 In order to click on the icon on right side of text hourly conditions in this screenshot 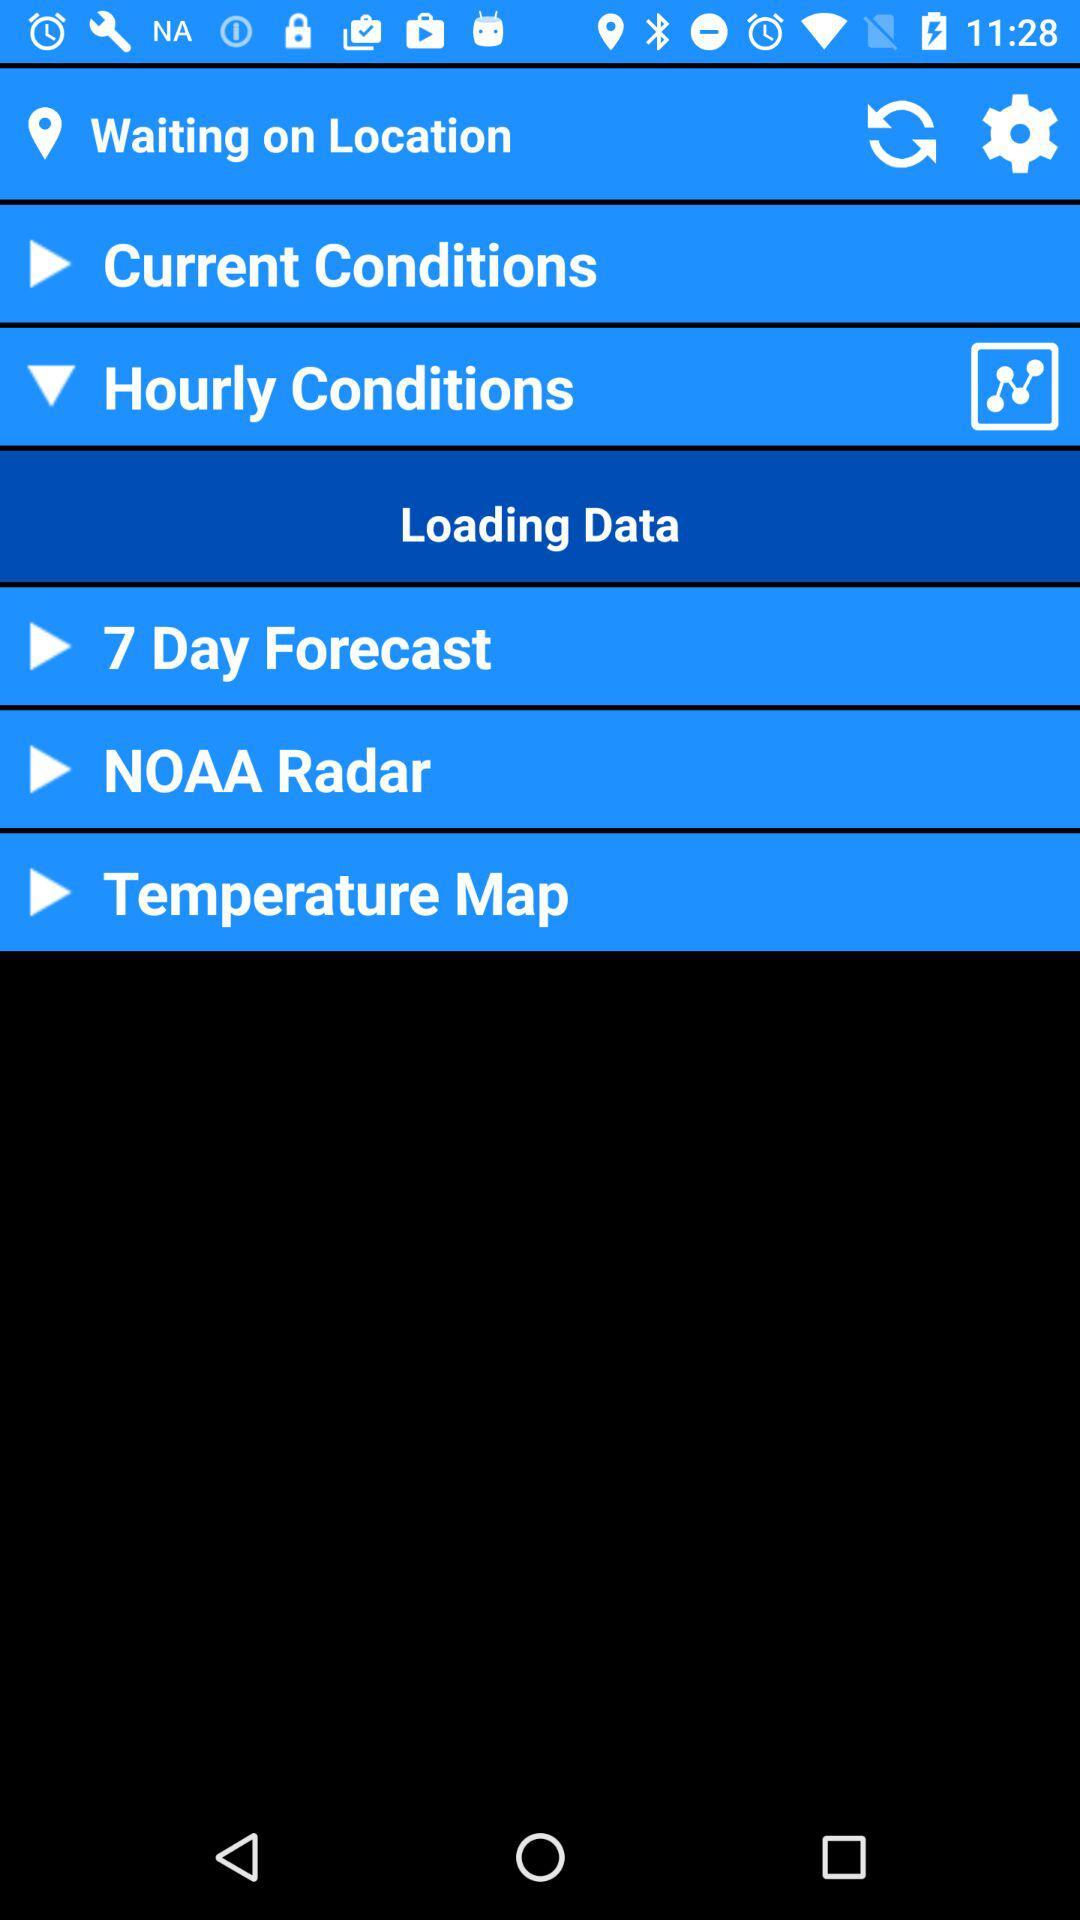, I will do `click(1014, 386)`.